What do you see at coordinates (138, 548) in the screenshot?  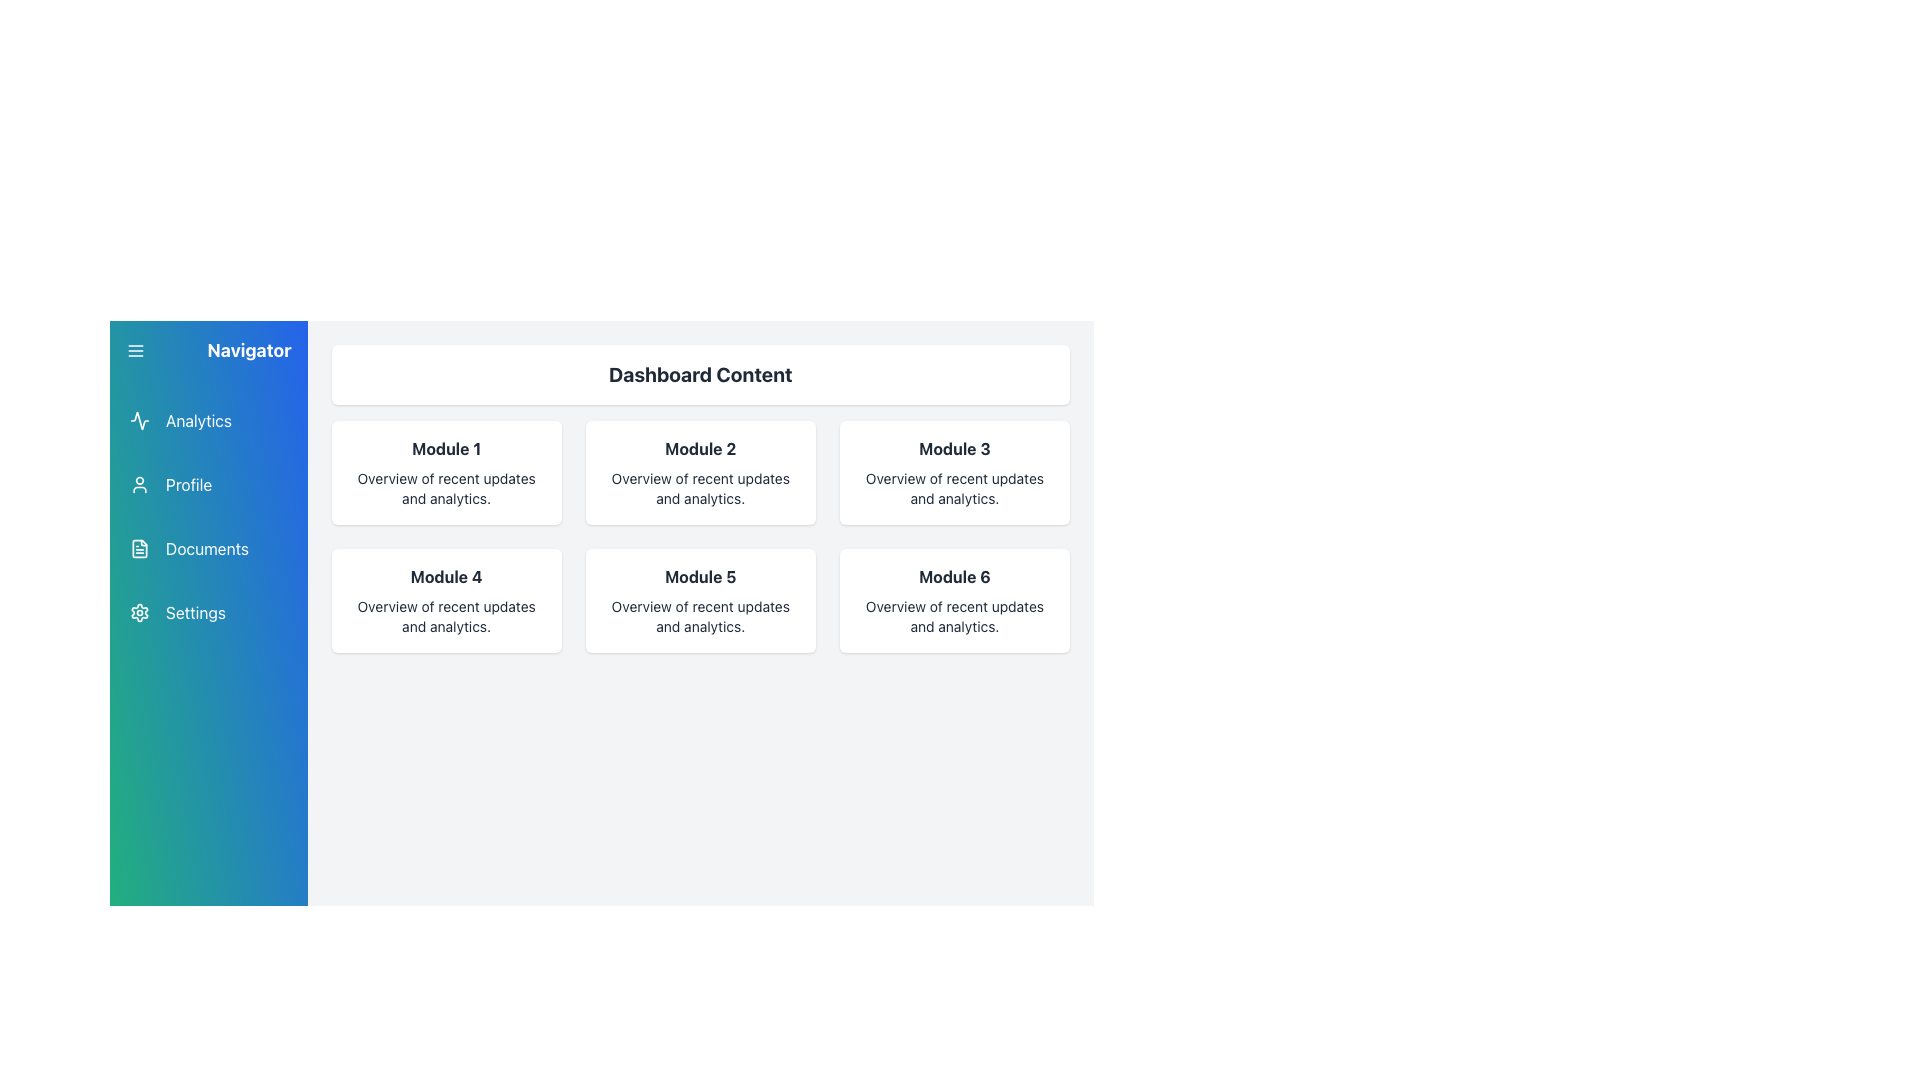 I see `the 'Documents' icon located in the vertical navigation menu on the left side of the interface, which is the third option from the top` at bounding box center [138, 548].